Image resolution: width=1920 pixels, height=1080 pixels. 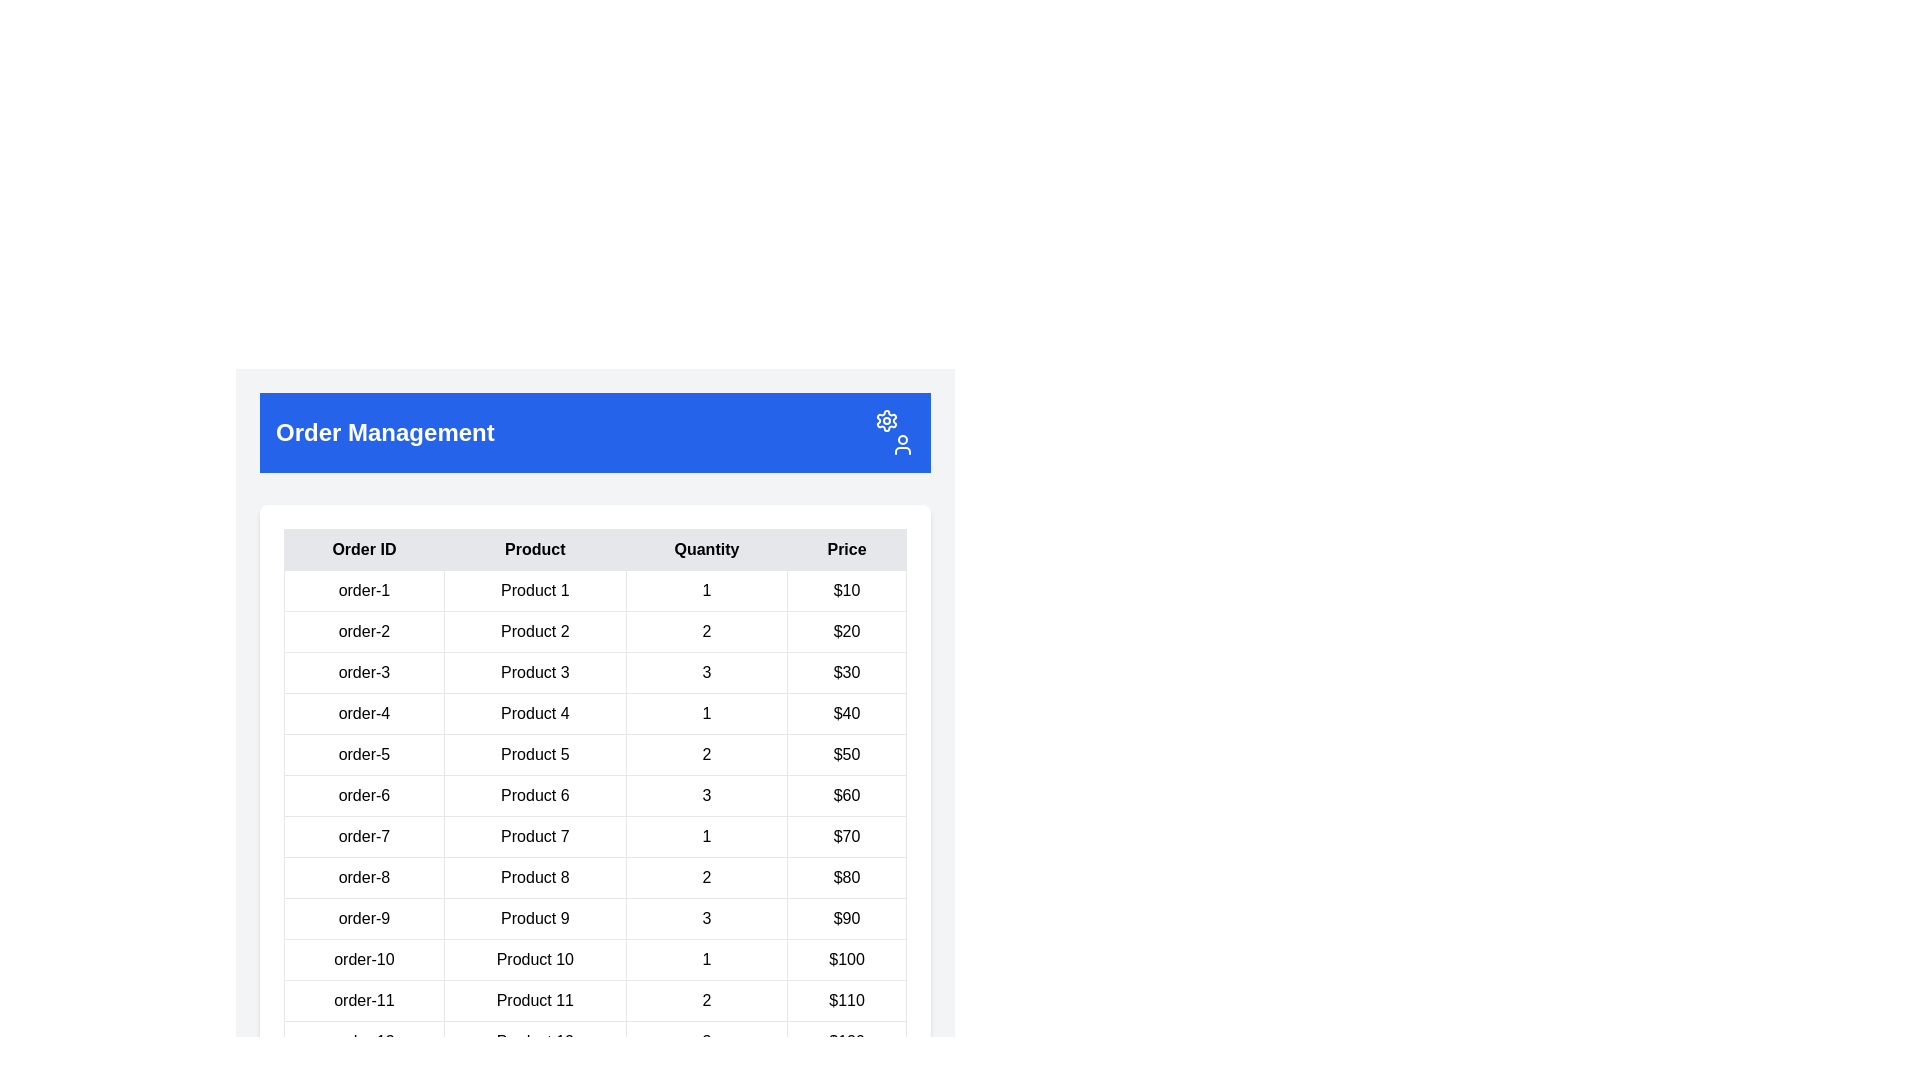 I want to click on the table cell, so click(x=535, y=837).